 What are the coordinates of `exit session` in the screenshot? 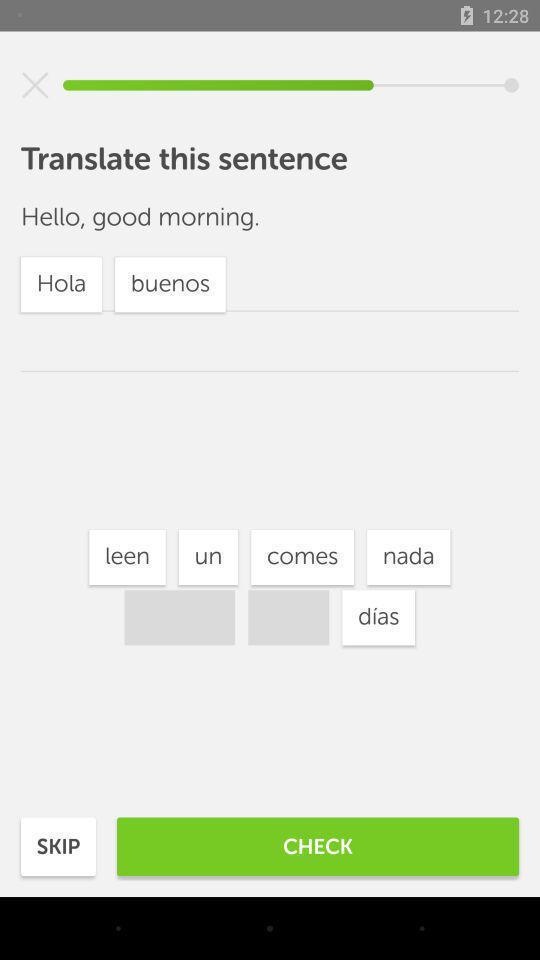 It's located at (35, 85).